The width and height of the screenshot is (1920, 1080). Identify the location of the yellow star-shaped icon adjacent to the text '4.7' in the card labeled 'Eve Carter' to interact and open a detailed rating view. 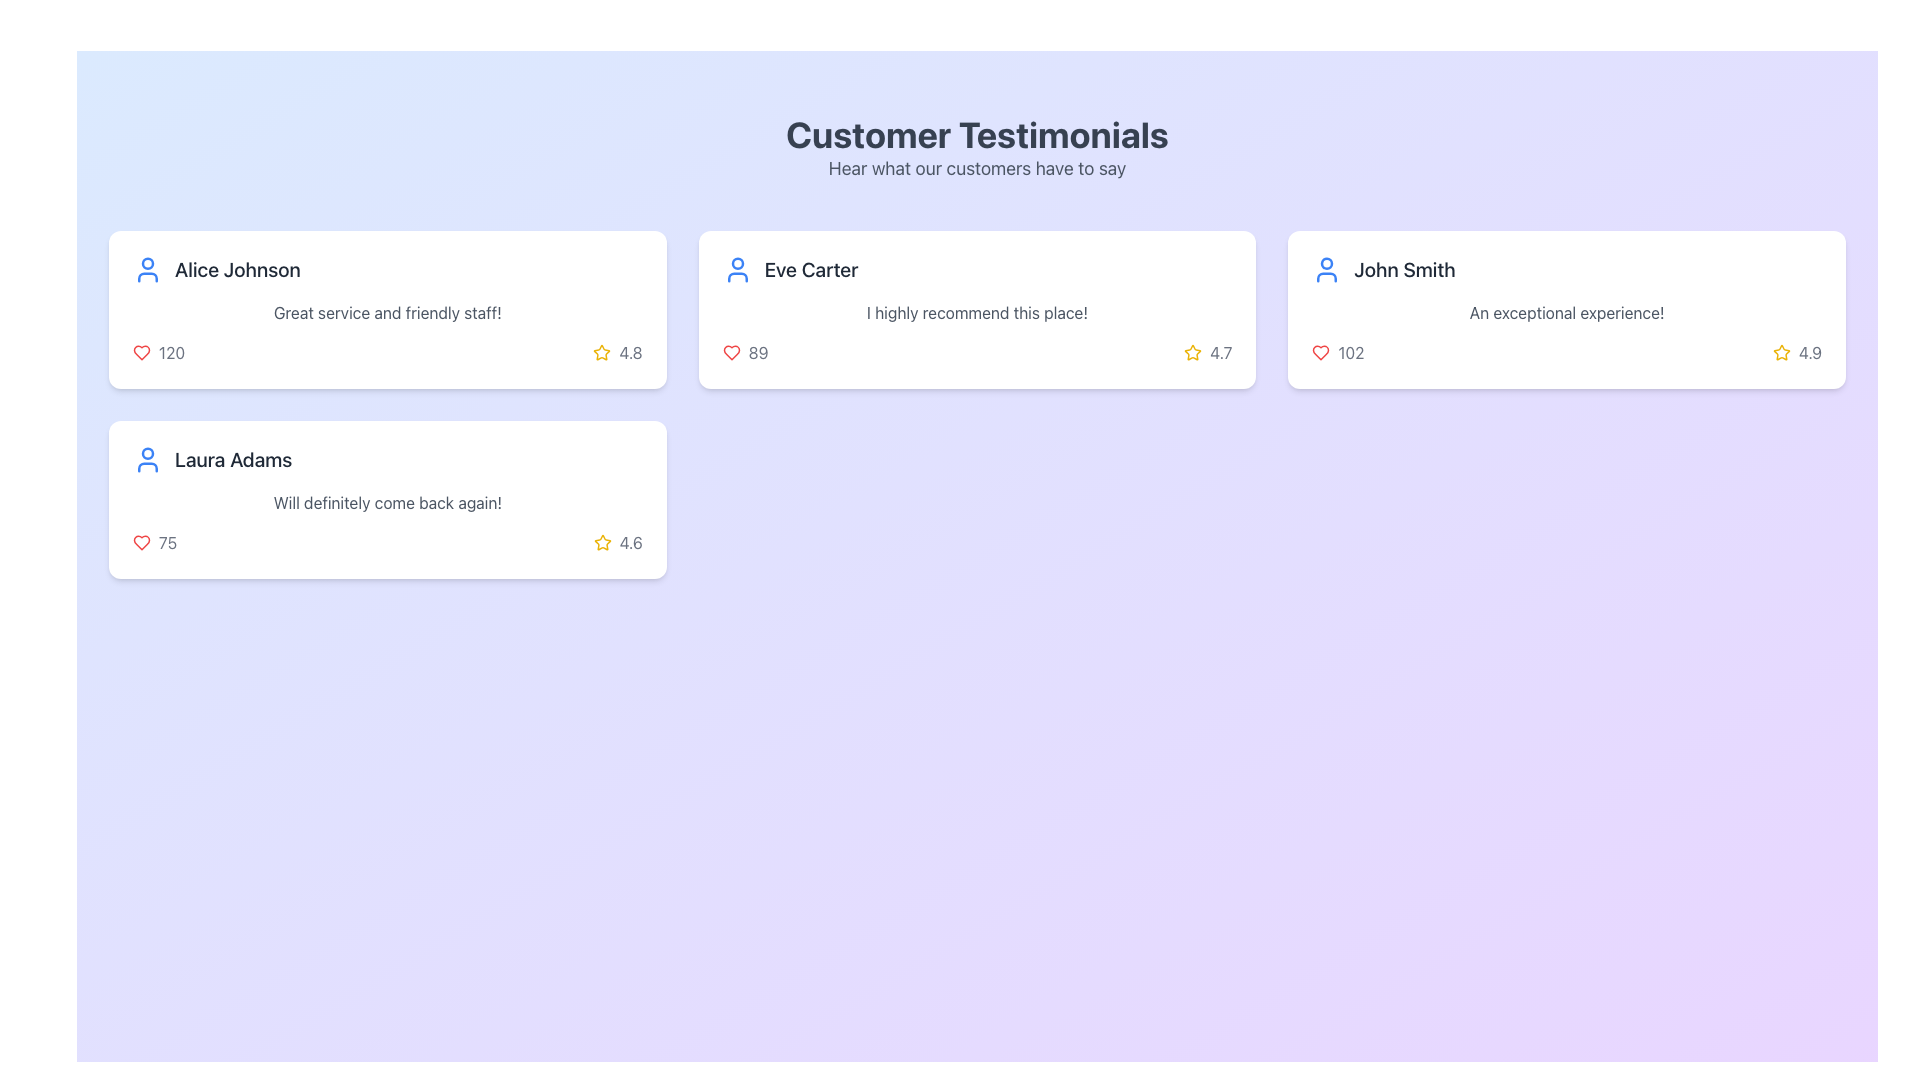
(1193, 351).